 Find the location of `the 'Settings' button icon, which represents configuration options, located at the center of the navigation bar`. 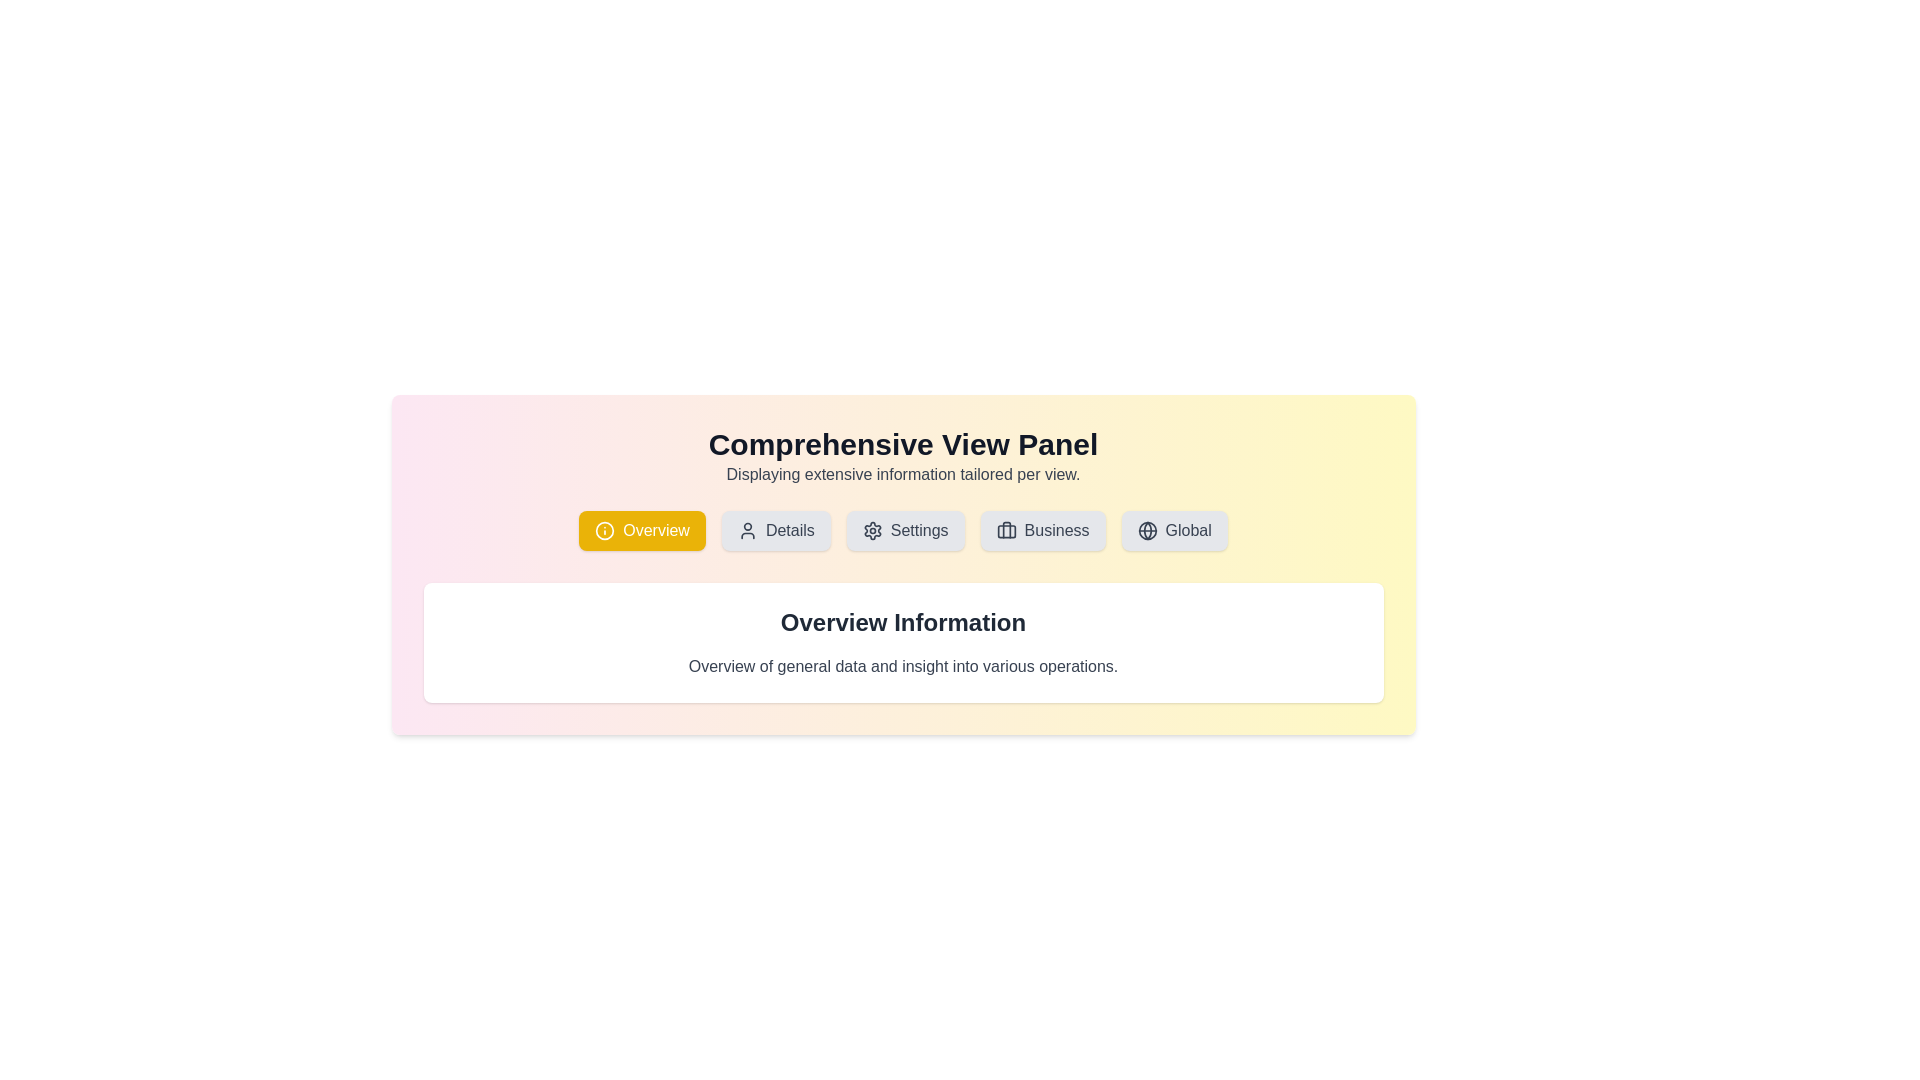

the 'Settings' button icon, which represents configuration options, located at the center of the navigation bar is located at coordinates (872, 530).